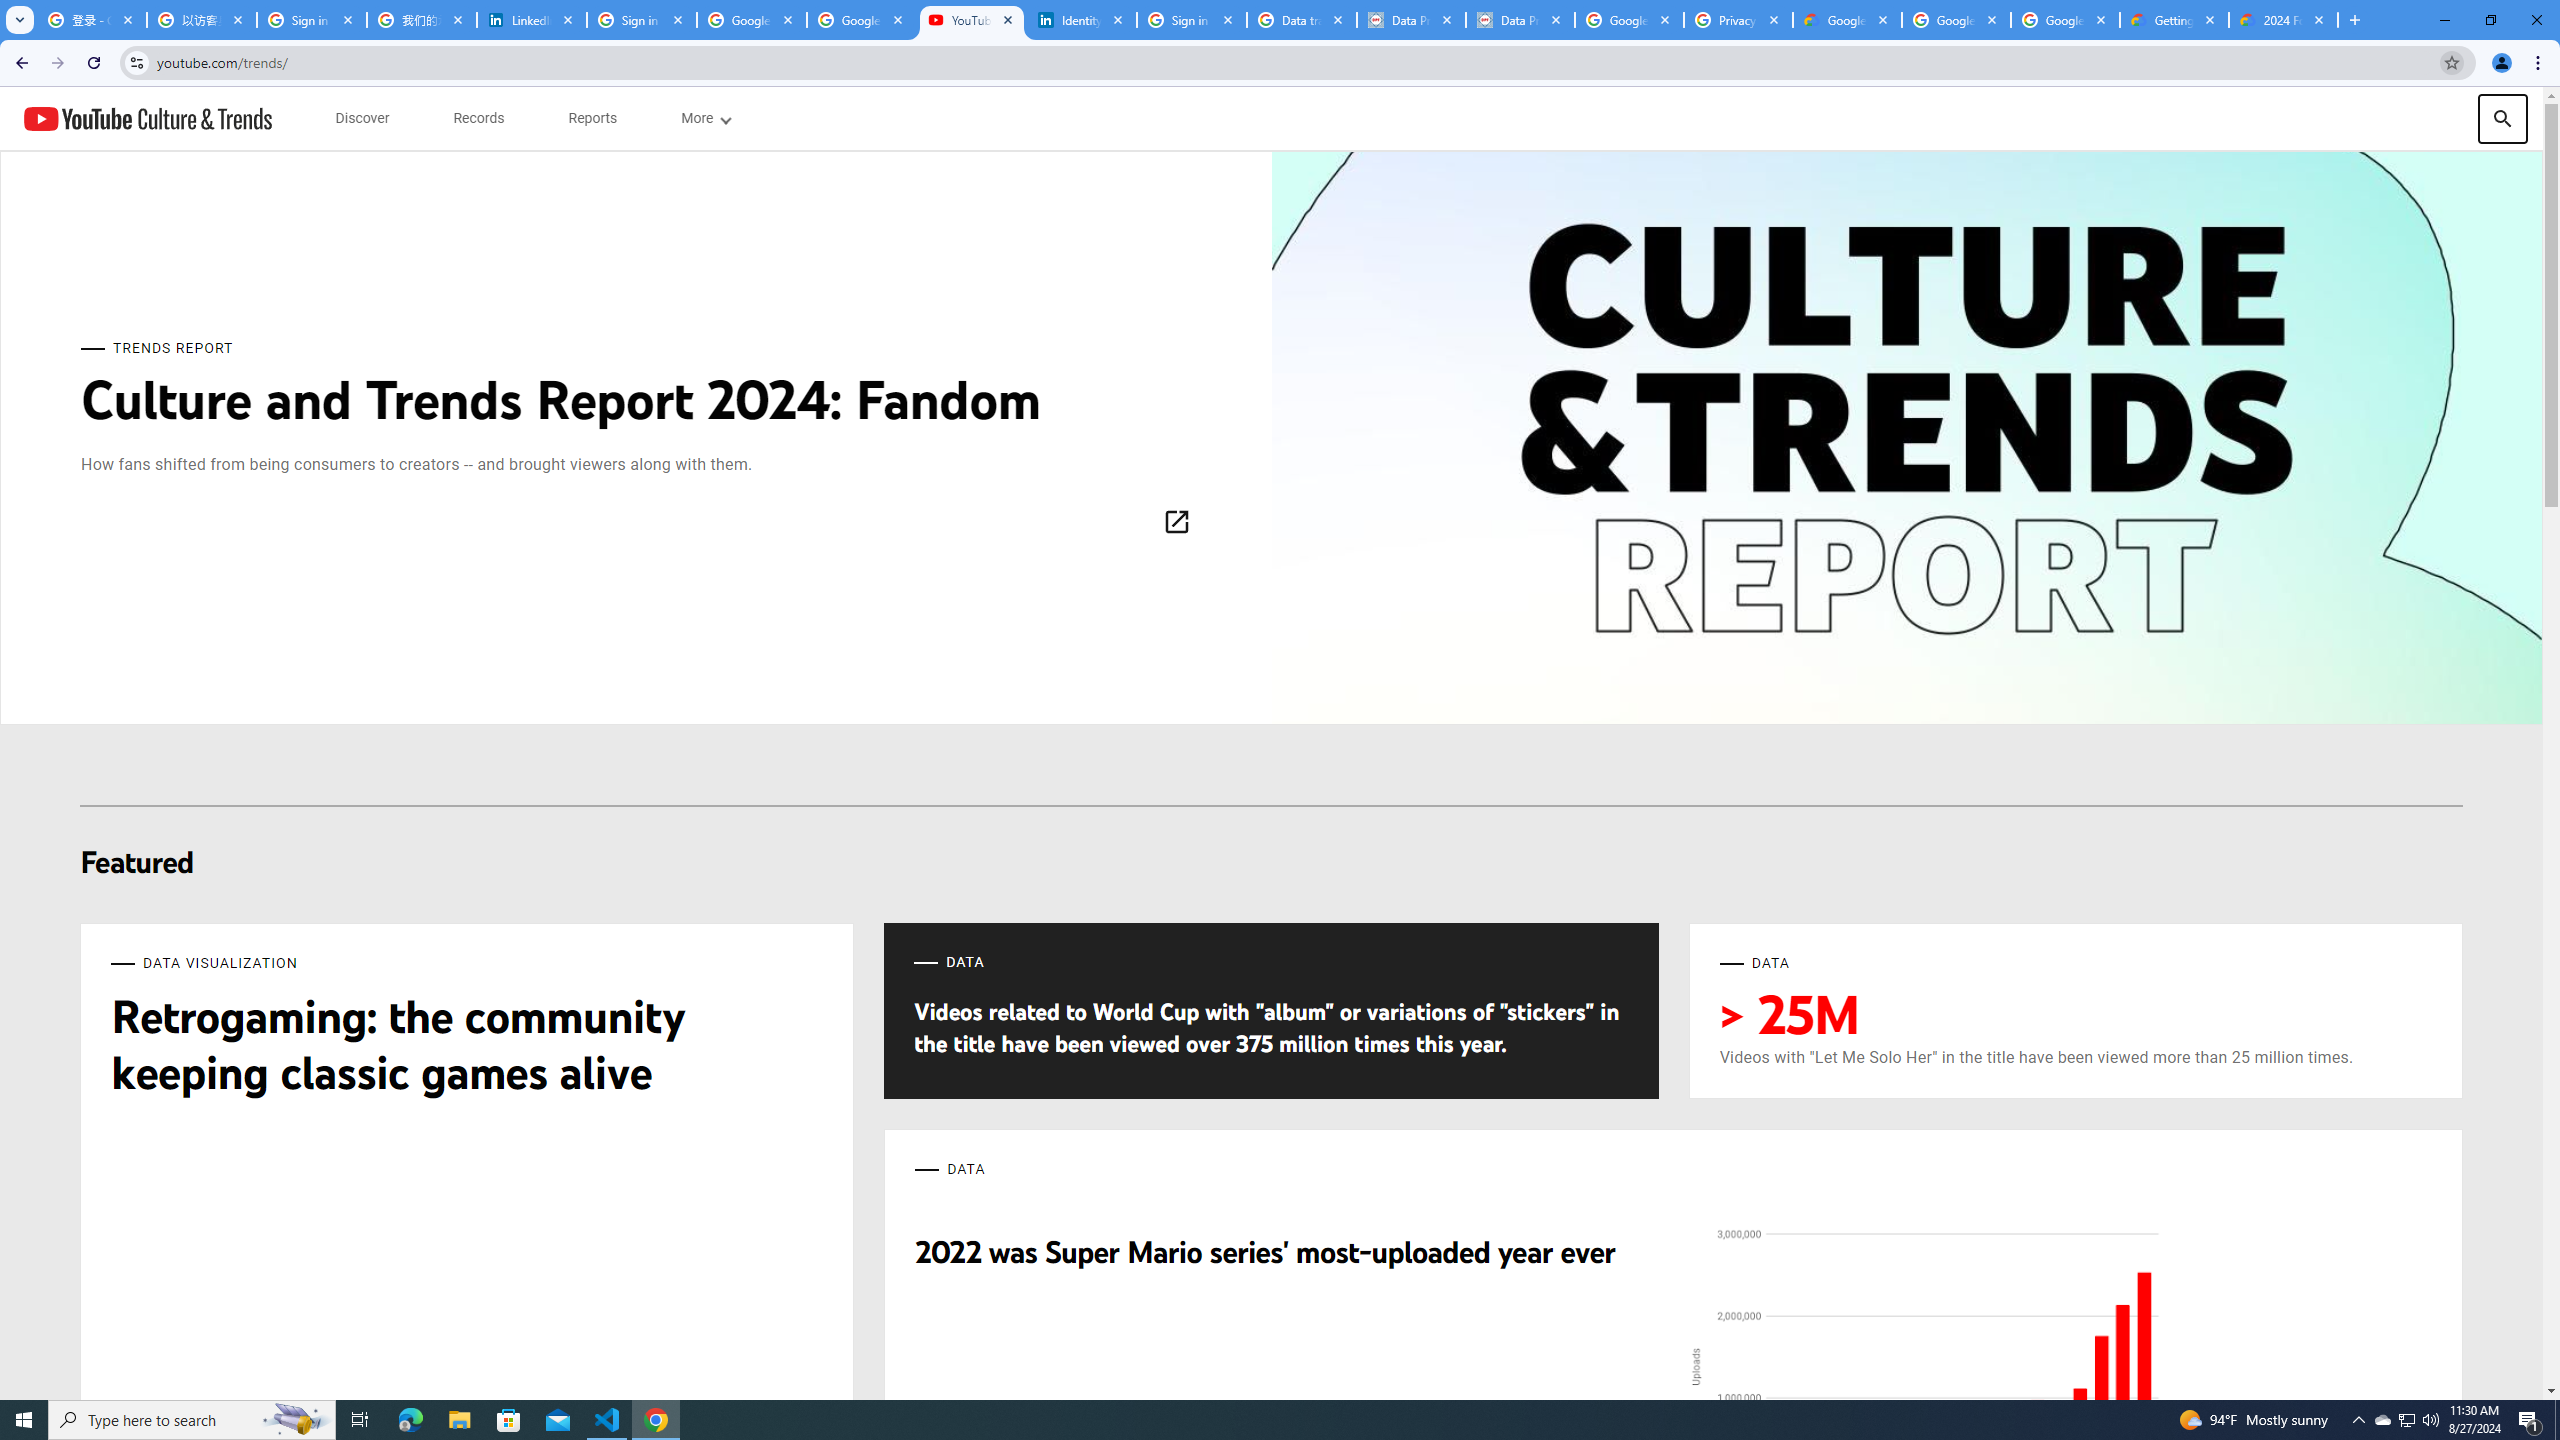  I want to click on 'subnav-More menupopup', so click(705, 118).